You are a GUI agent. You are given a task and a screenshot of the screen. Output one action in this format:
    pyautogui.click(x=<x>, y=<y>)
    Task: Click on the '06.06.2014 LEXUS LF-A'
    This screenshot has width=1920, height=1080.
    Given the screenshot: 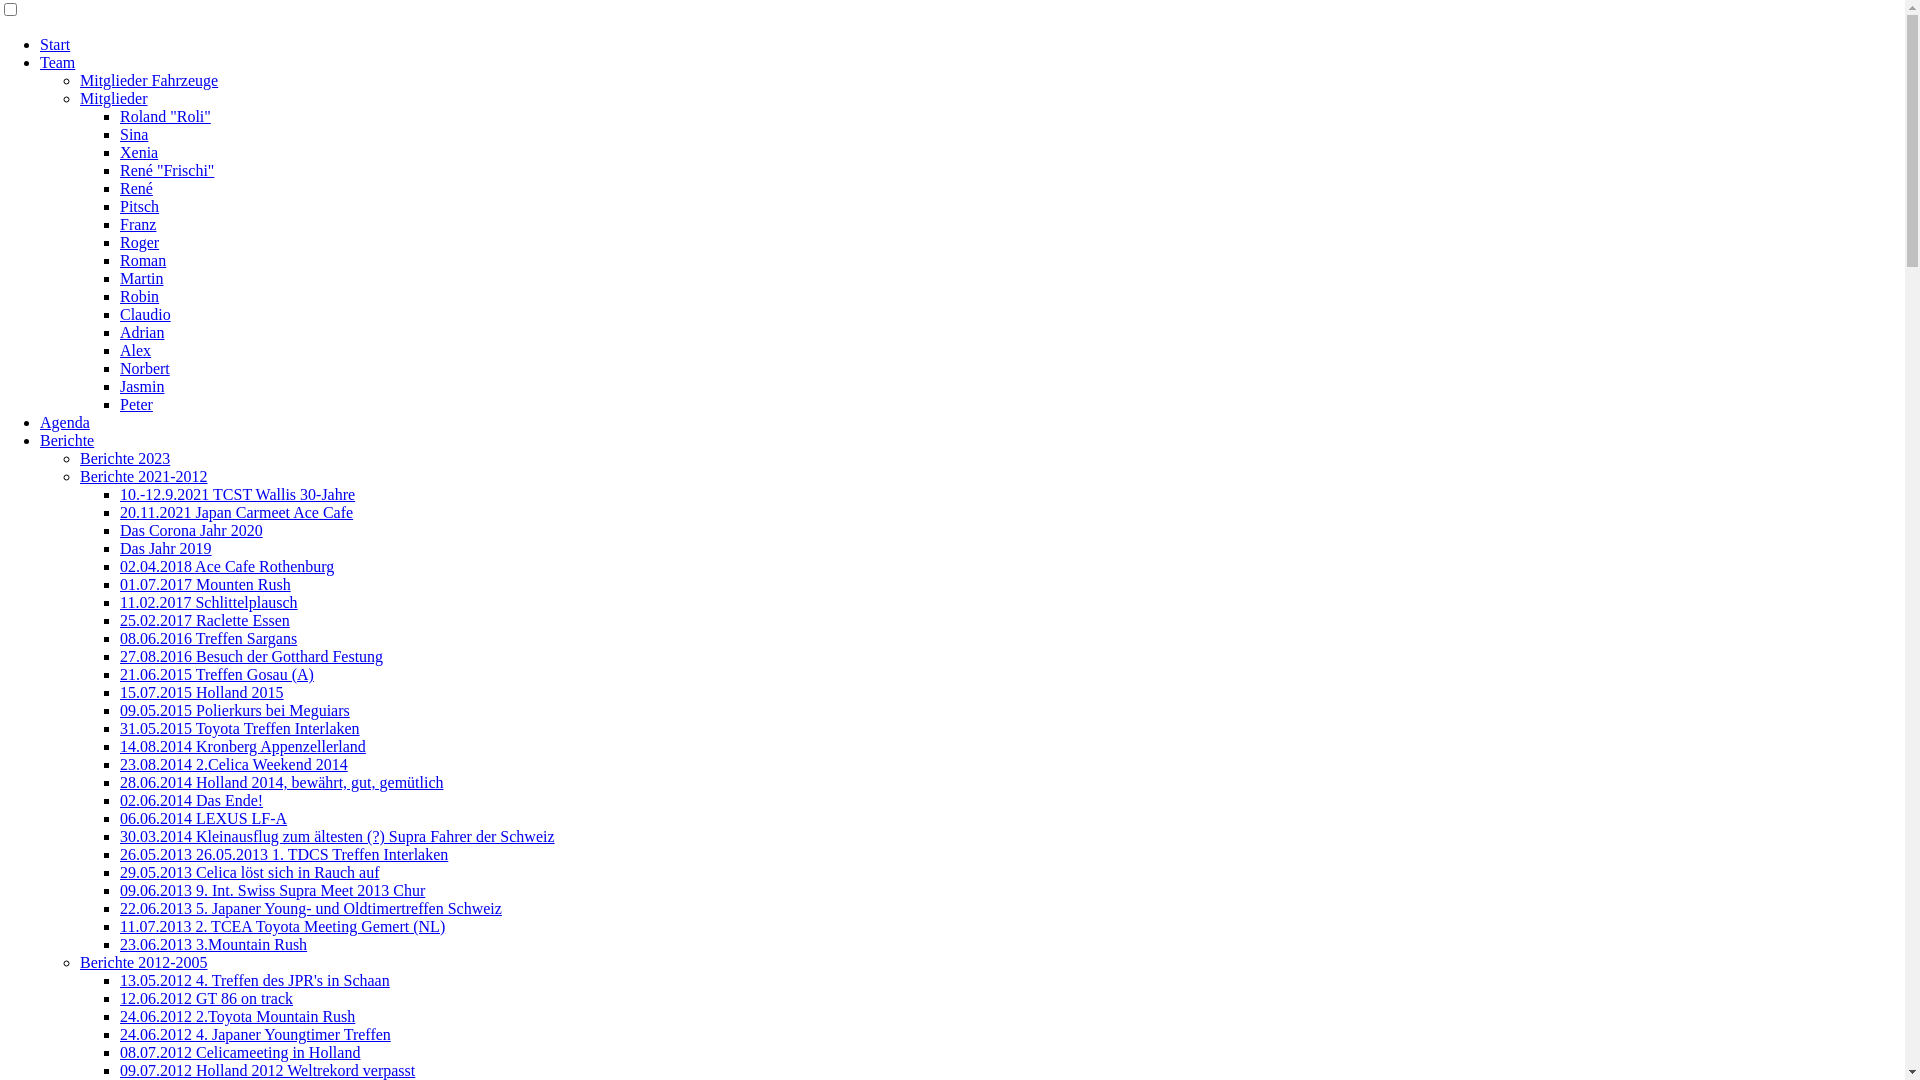 What is the action you would take?
    pyautogui.click(x=203, y=818)
    